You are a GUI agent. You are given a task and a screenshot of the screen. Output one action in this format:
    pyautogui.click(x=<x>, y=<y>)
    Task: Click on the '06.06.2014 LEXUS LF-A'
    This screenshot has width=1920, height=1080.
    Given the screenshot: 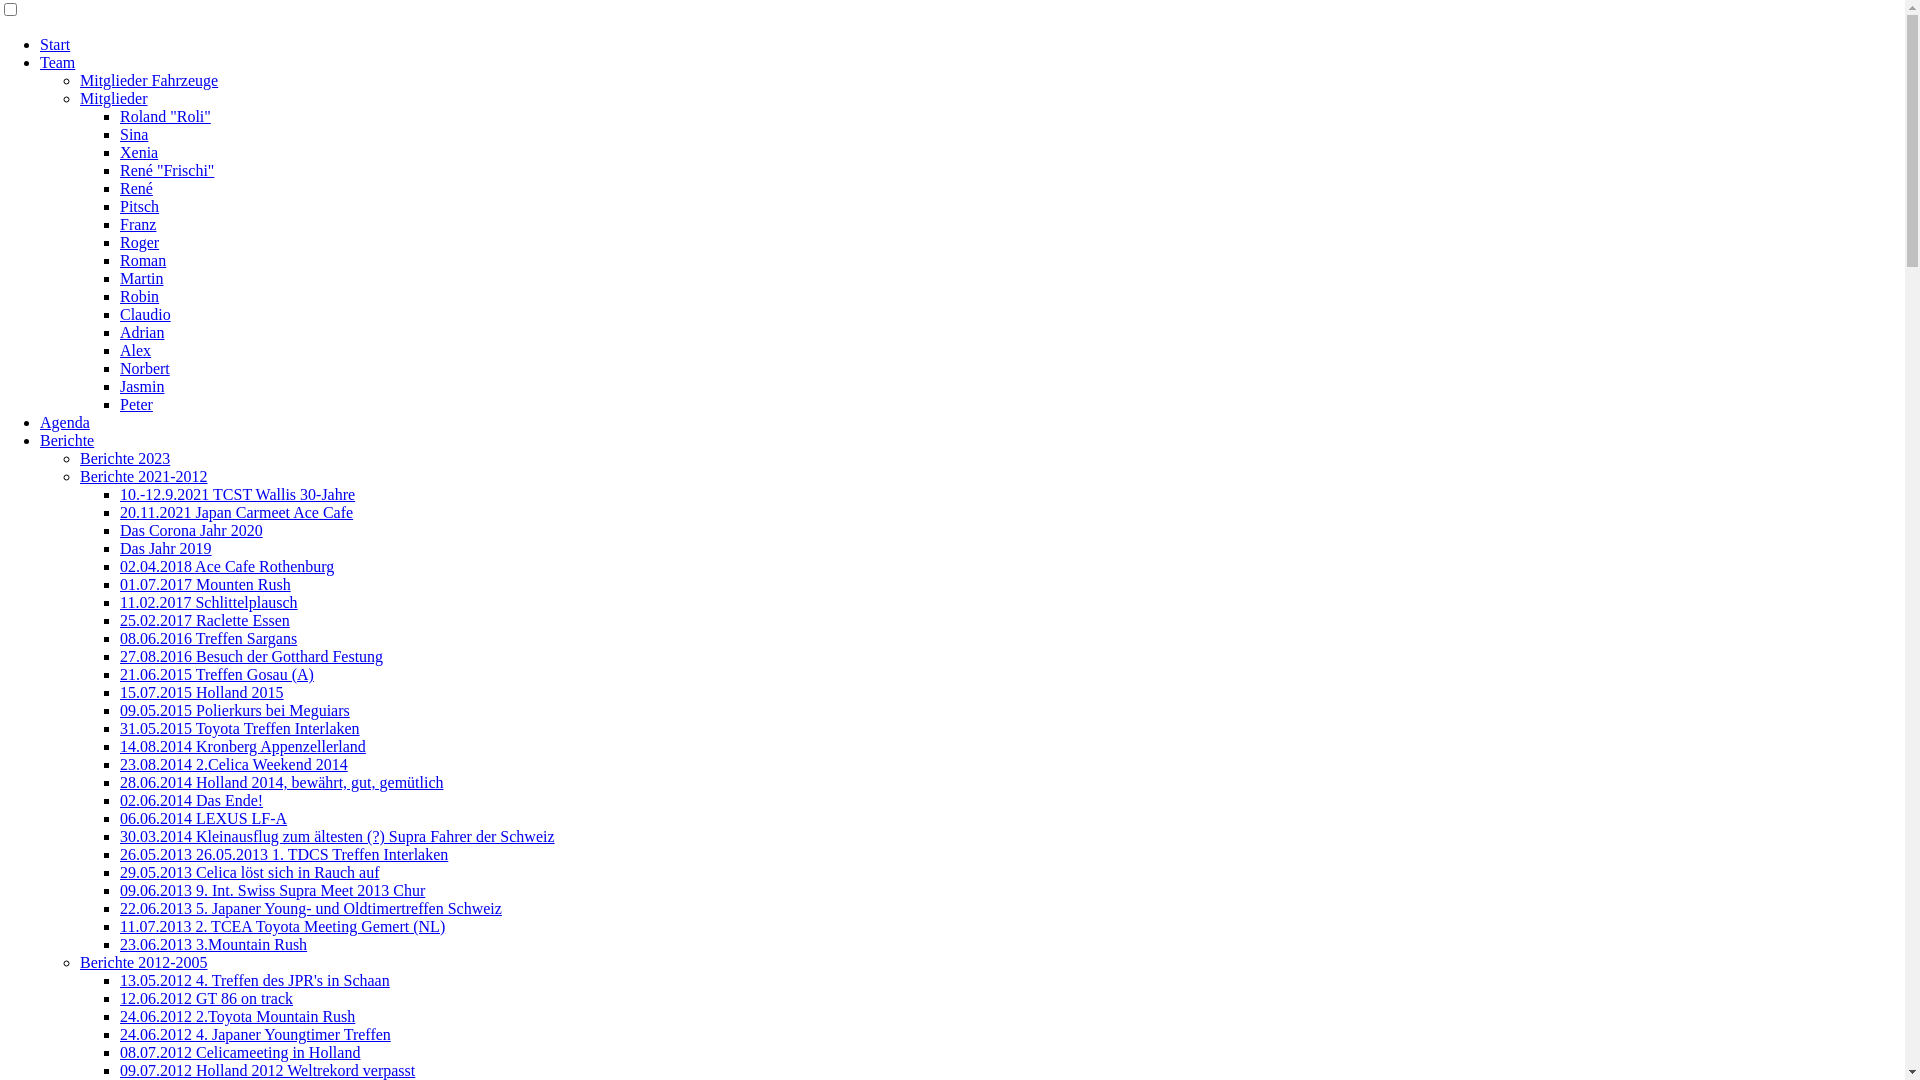 What is the action you would take?
    pyautogui.click(x=203, y=818)
    